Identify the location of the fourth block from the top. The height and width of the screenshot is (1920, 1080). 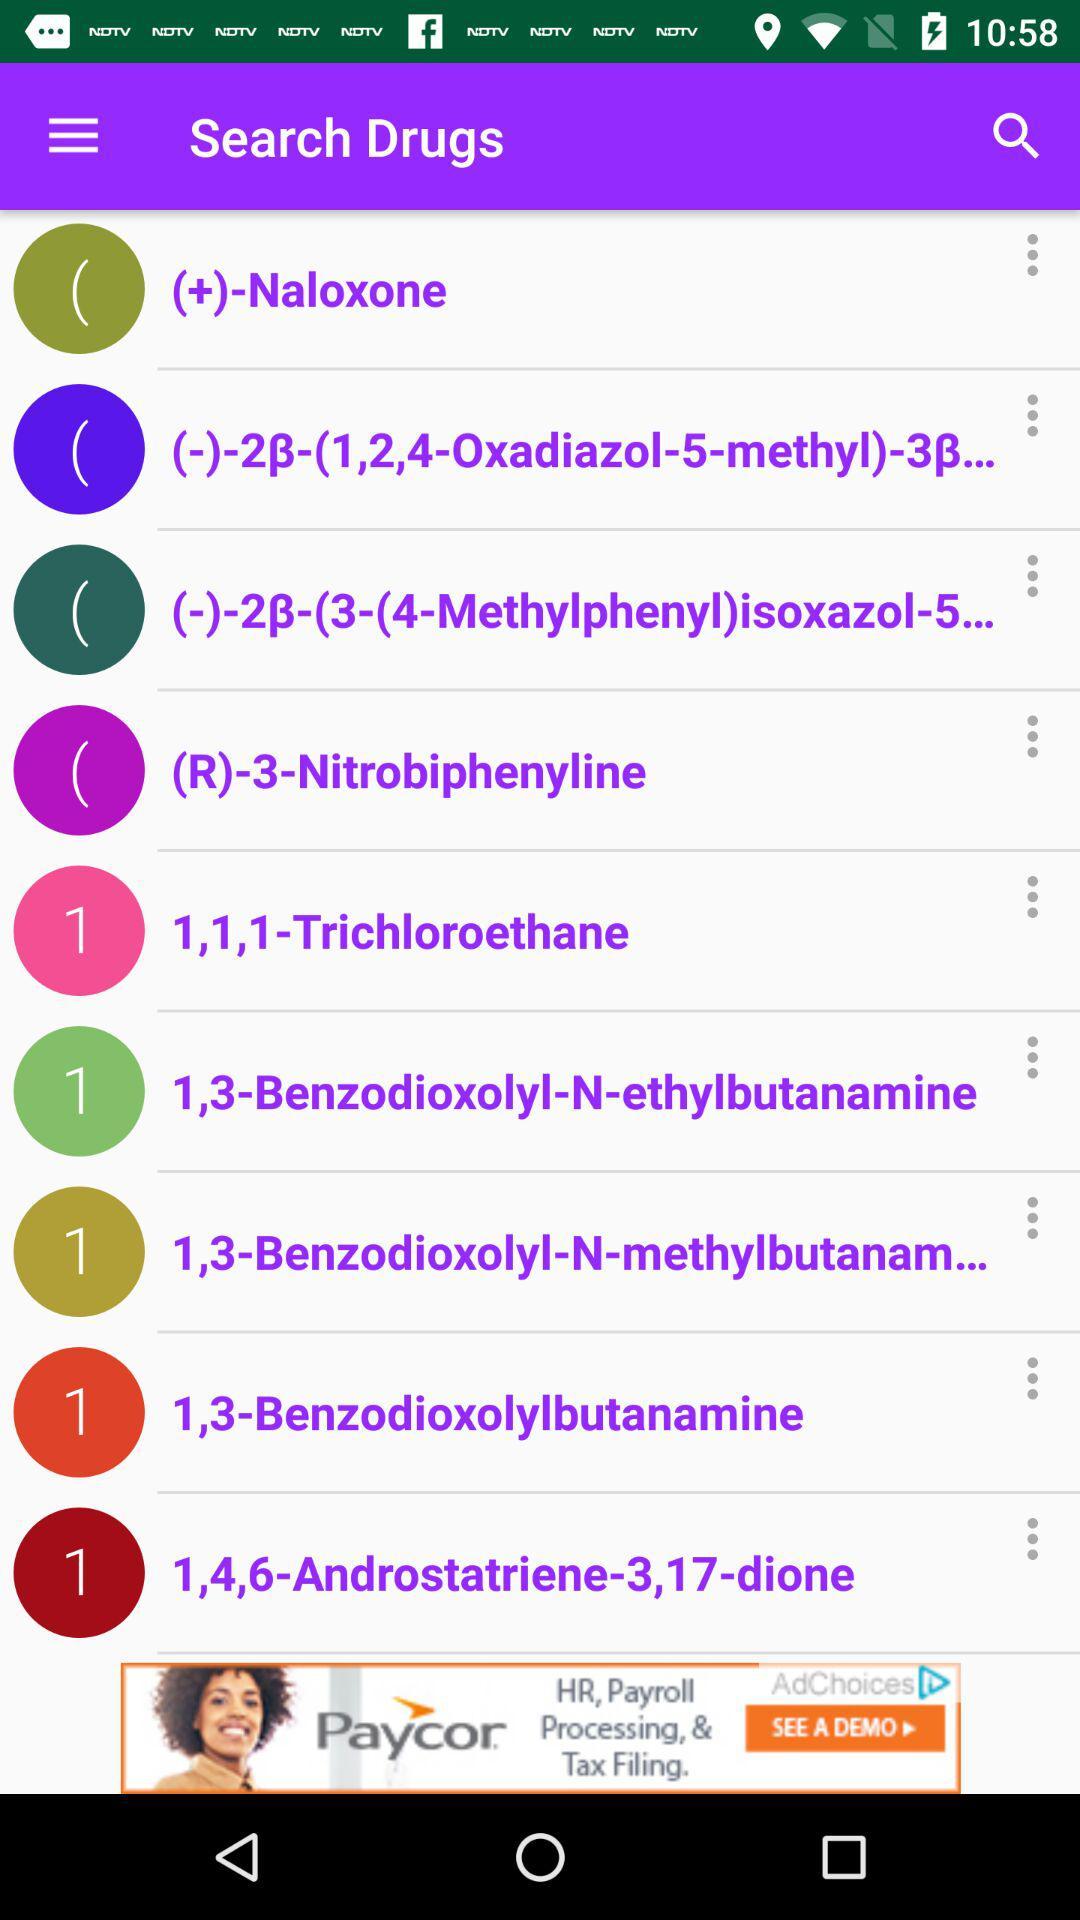
(78, 769).